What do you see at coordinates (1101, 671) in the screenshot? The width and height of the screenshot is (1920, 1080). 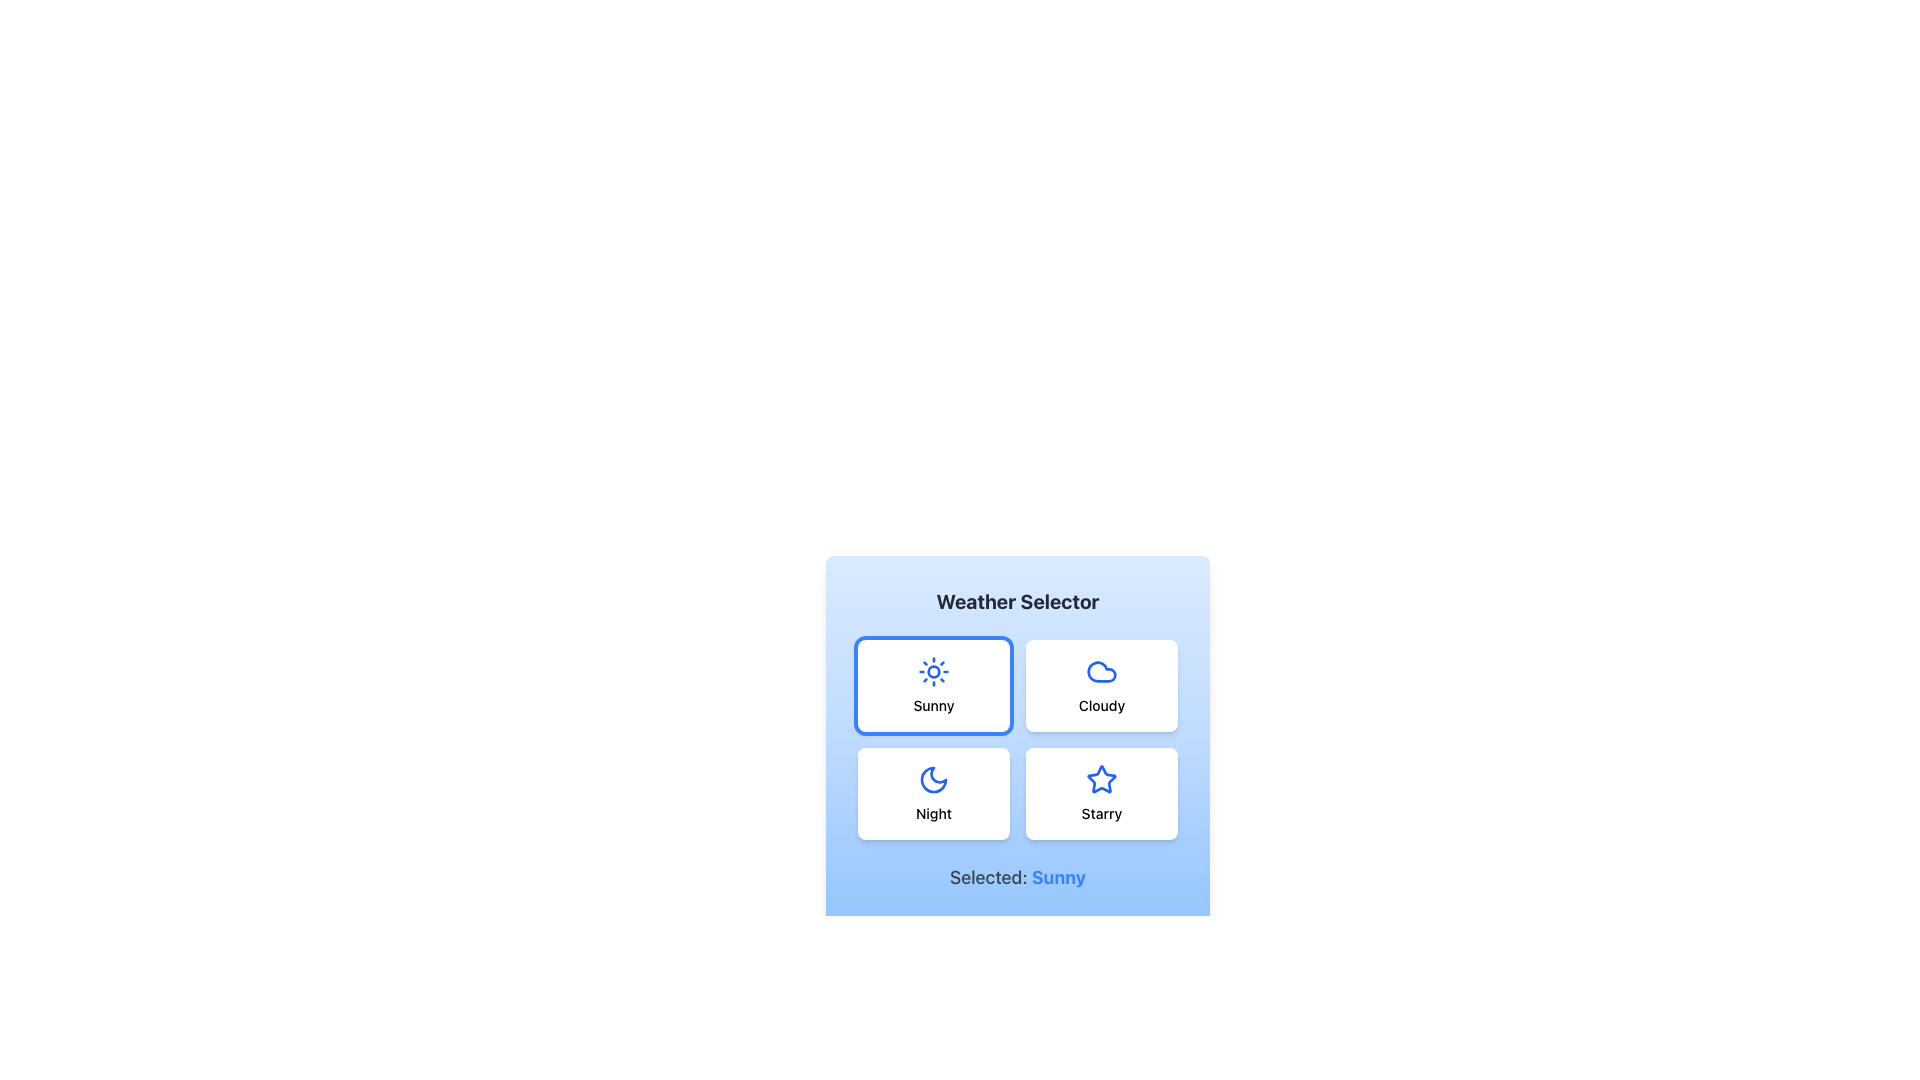 I see `the cloud icon, which is a blue minimalist design located in the upper right quadrant of the 'Weather Selector'` at bounding box center [1101, 671].